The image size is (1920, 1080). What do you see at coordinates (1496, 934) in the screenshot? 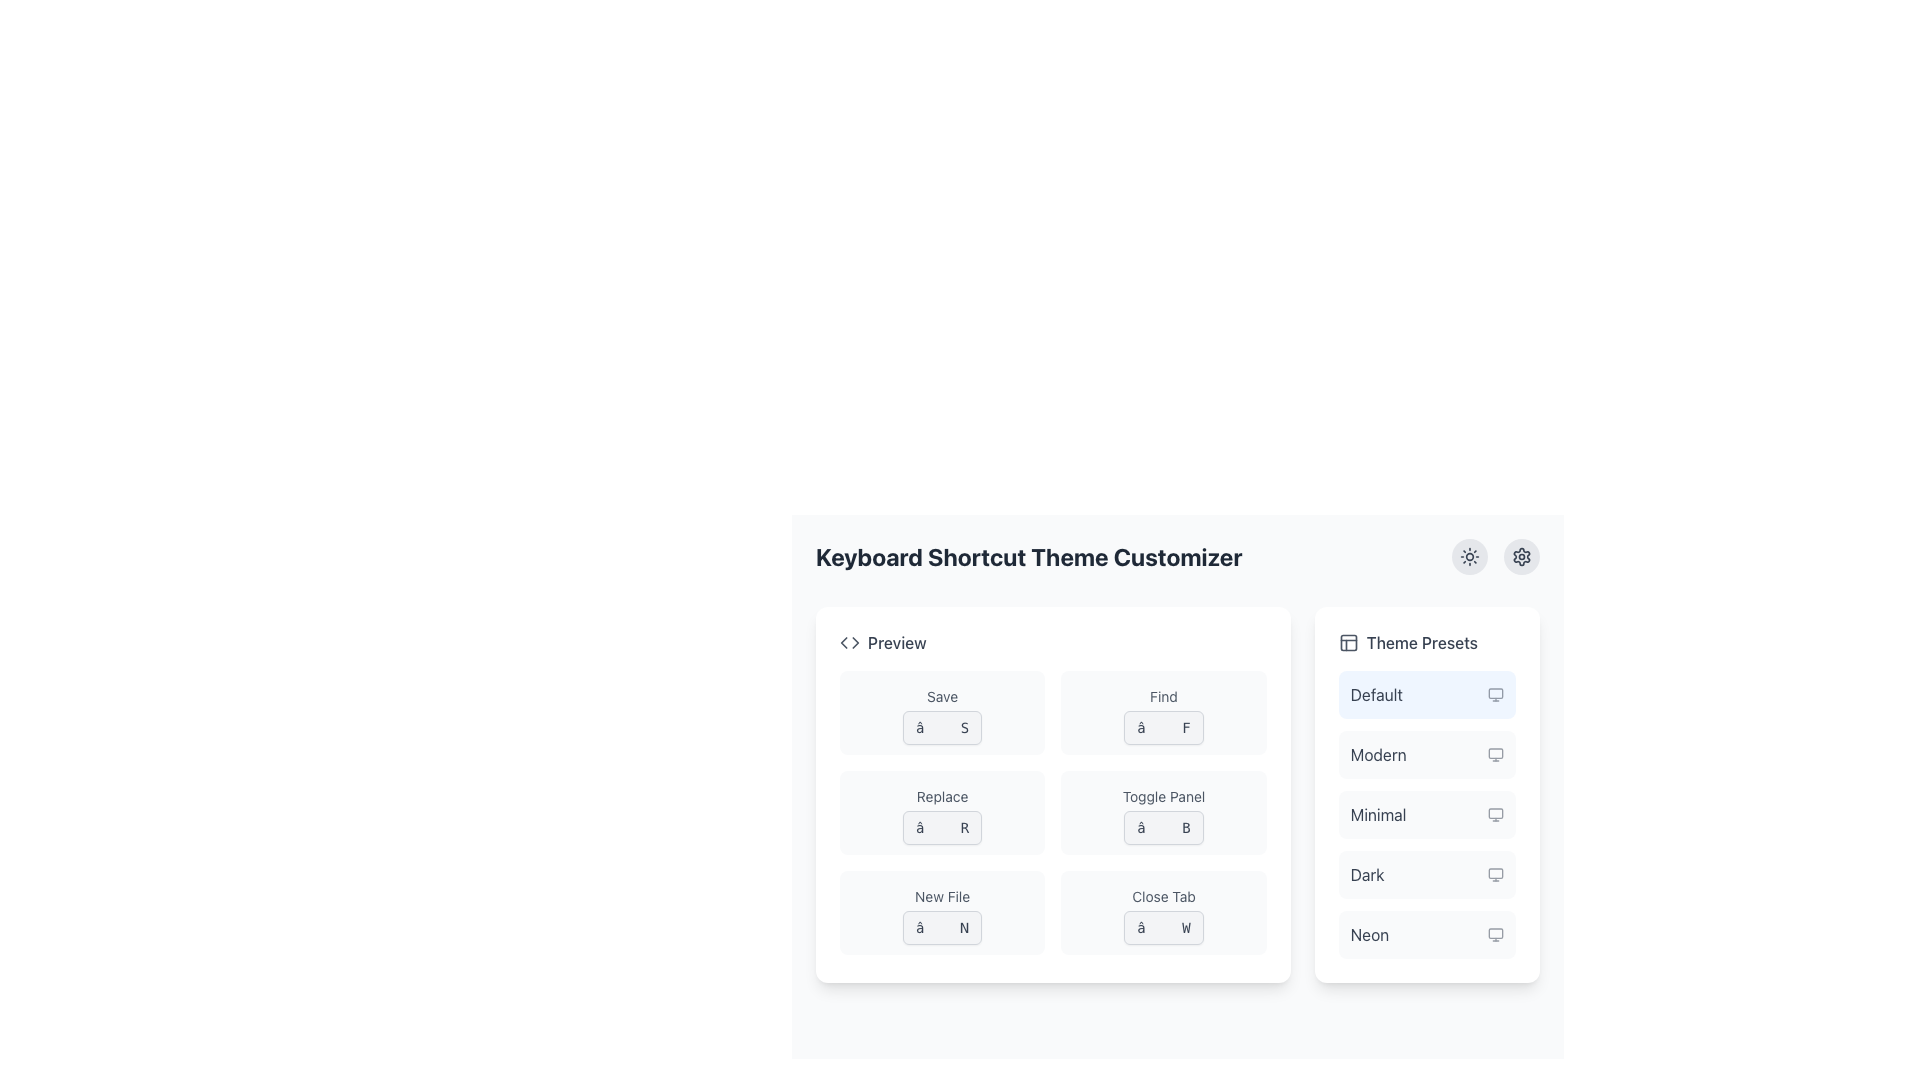
I see `the monitor icon located to the right of the 'Neon' text in the 'Theme Presets' section` at bounding box center [1496, 934].